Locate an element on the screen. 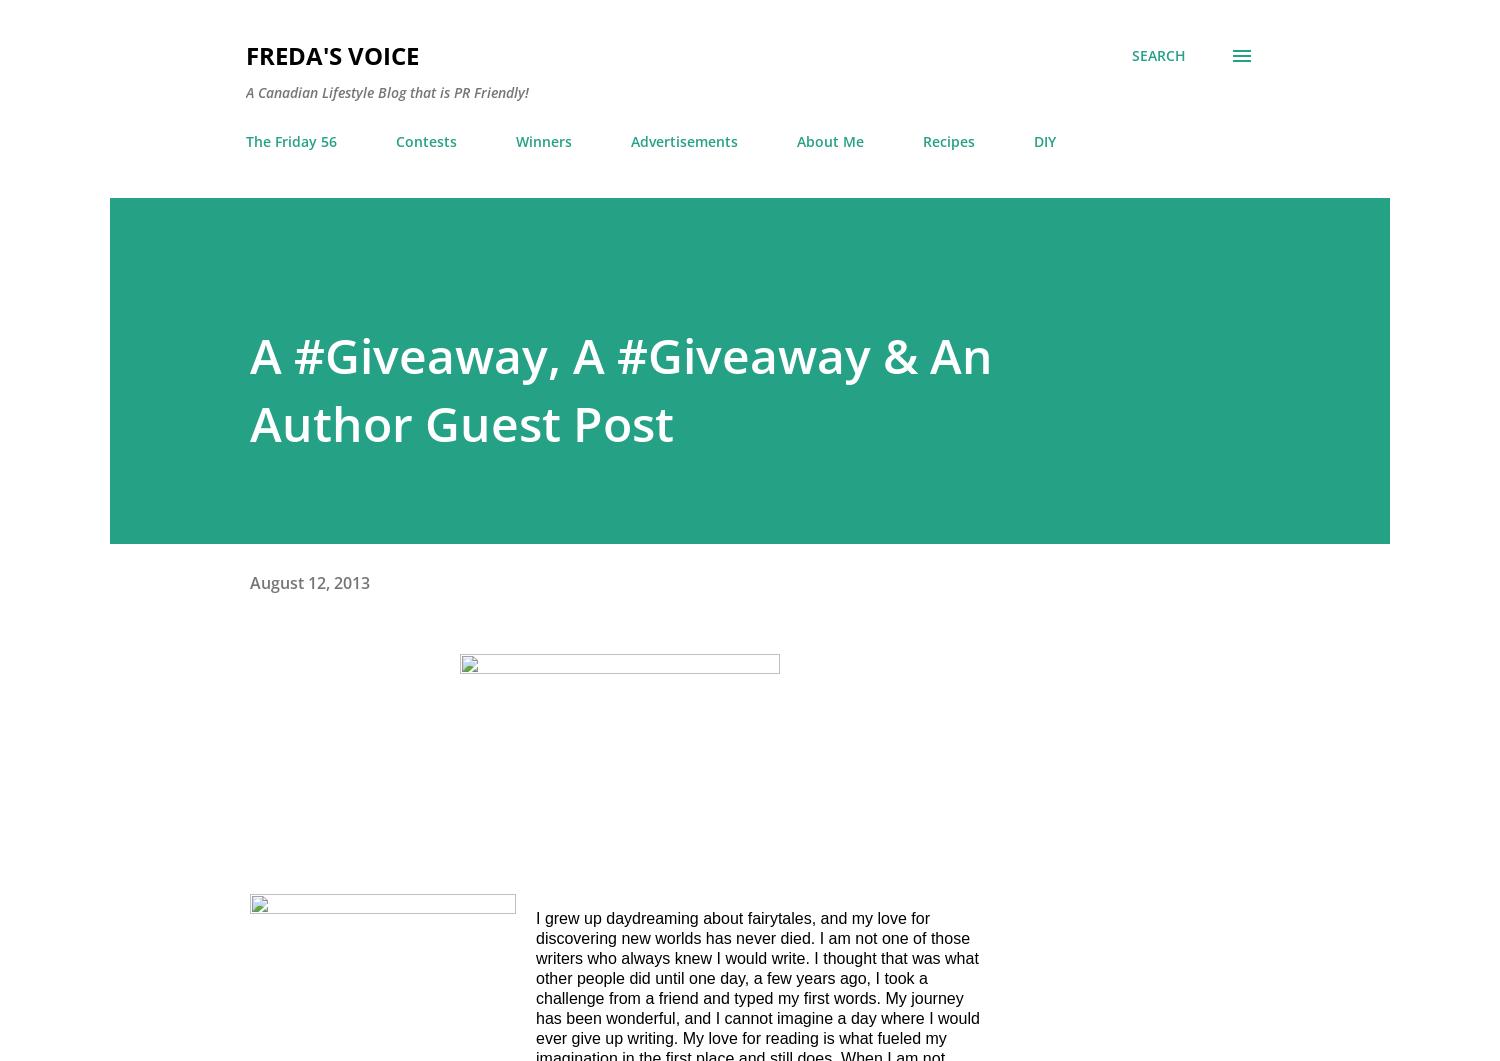 This screenshot has height=1061, width=1500. 'Freda's Voice' is located at coordinates (331, 55).